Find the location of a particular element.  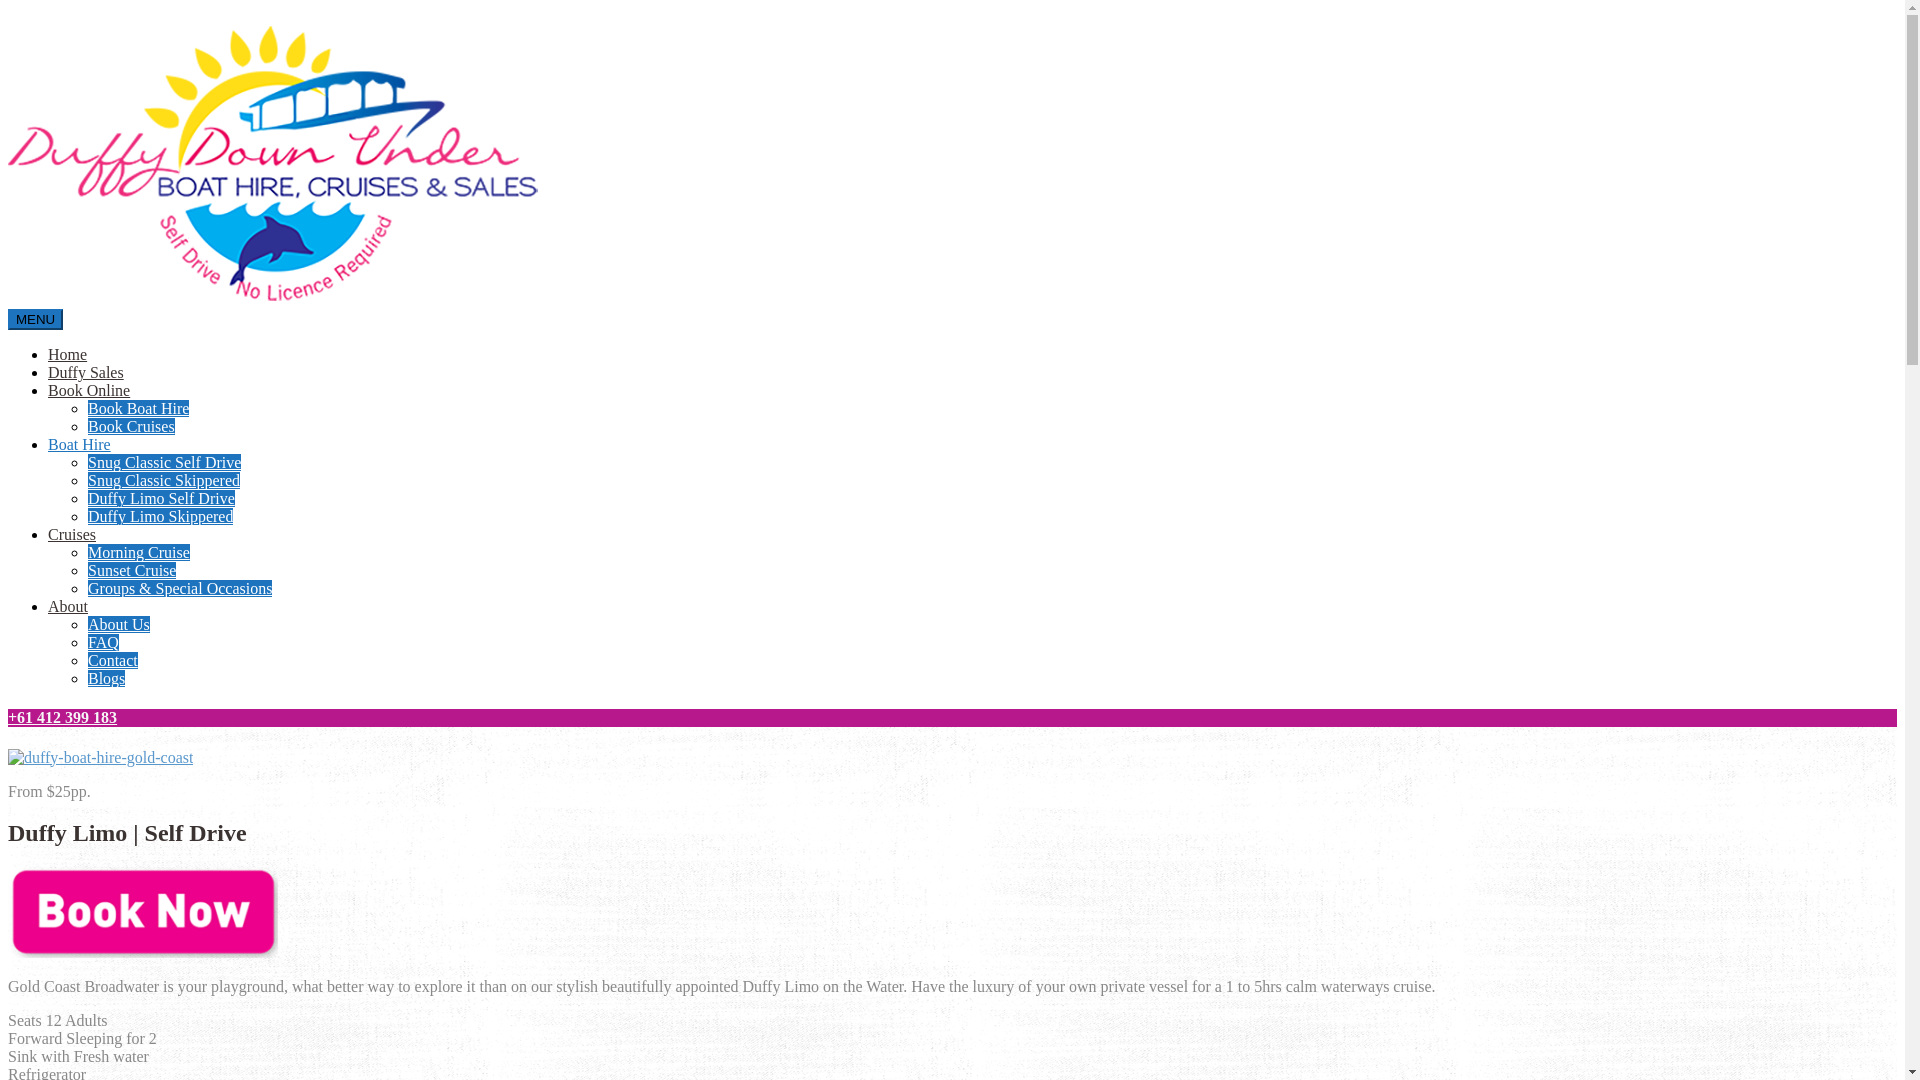

'Boat Hire' is located at coordinates (48, 443).